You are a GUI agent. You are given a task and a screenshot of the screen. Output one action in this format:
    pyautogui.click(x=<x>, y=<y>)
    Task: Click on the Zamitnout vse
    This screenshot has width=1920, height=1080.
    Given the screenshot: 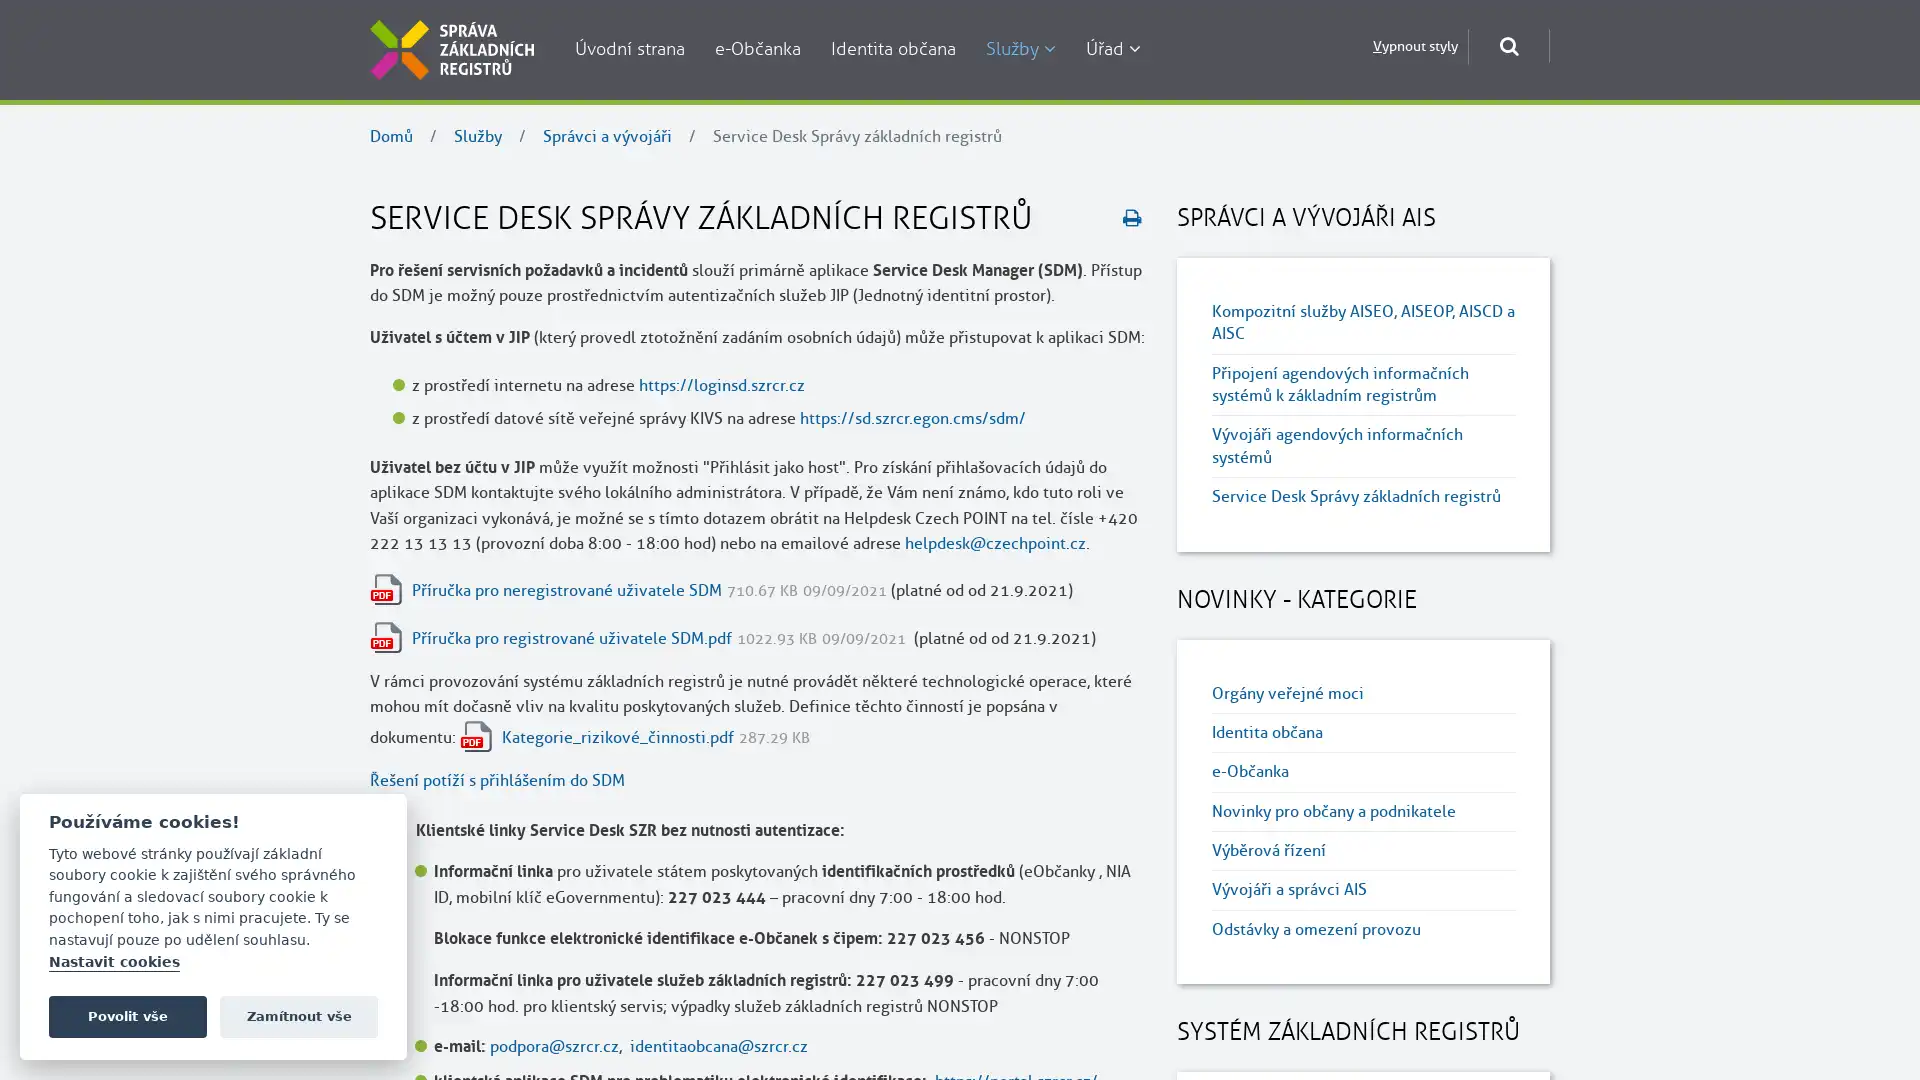 What is the action you would take?
    pyautogui.click(x=297, y=1015)
    